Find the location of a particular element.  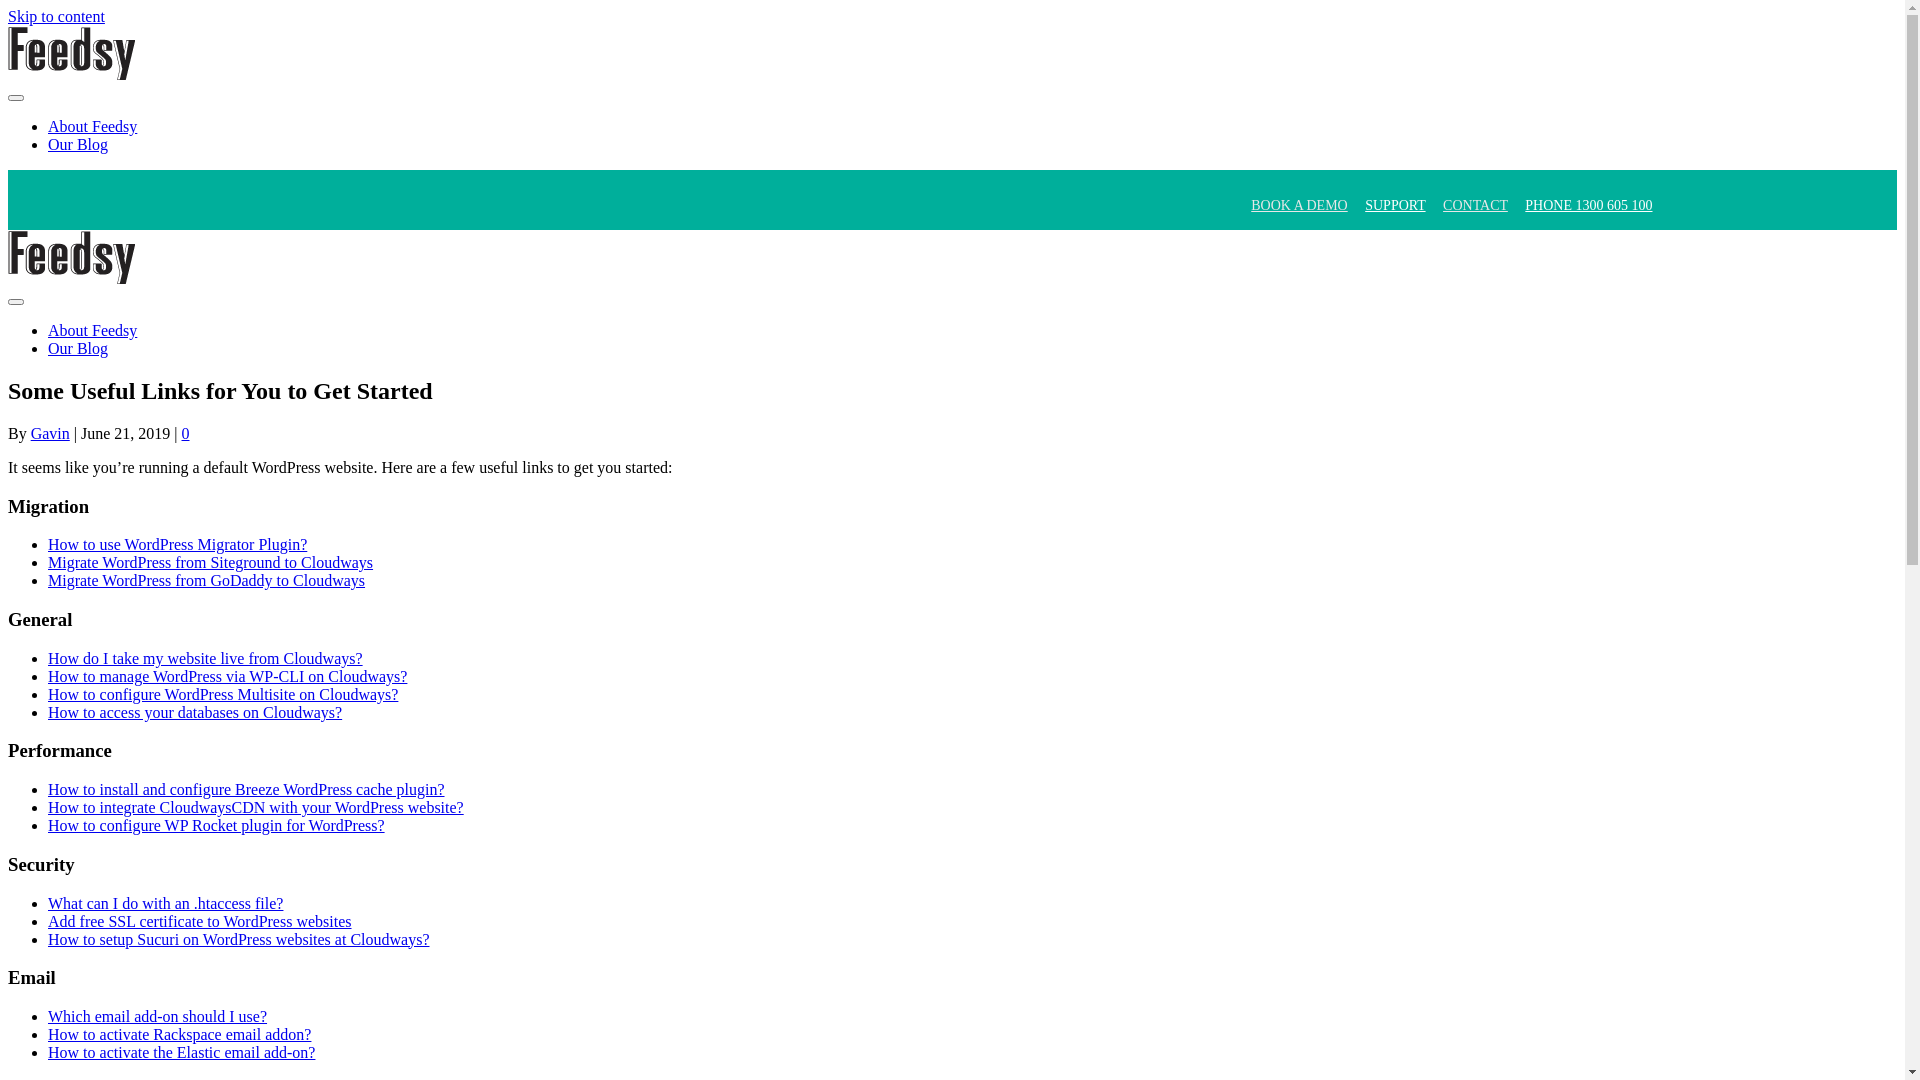

'Migrate WordPress from Siteground to Cloudways' is located at coordinates (210, 562).